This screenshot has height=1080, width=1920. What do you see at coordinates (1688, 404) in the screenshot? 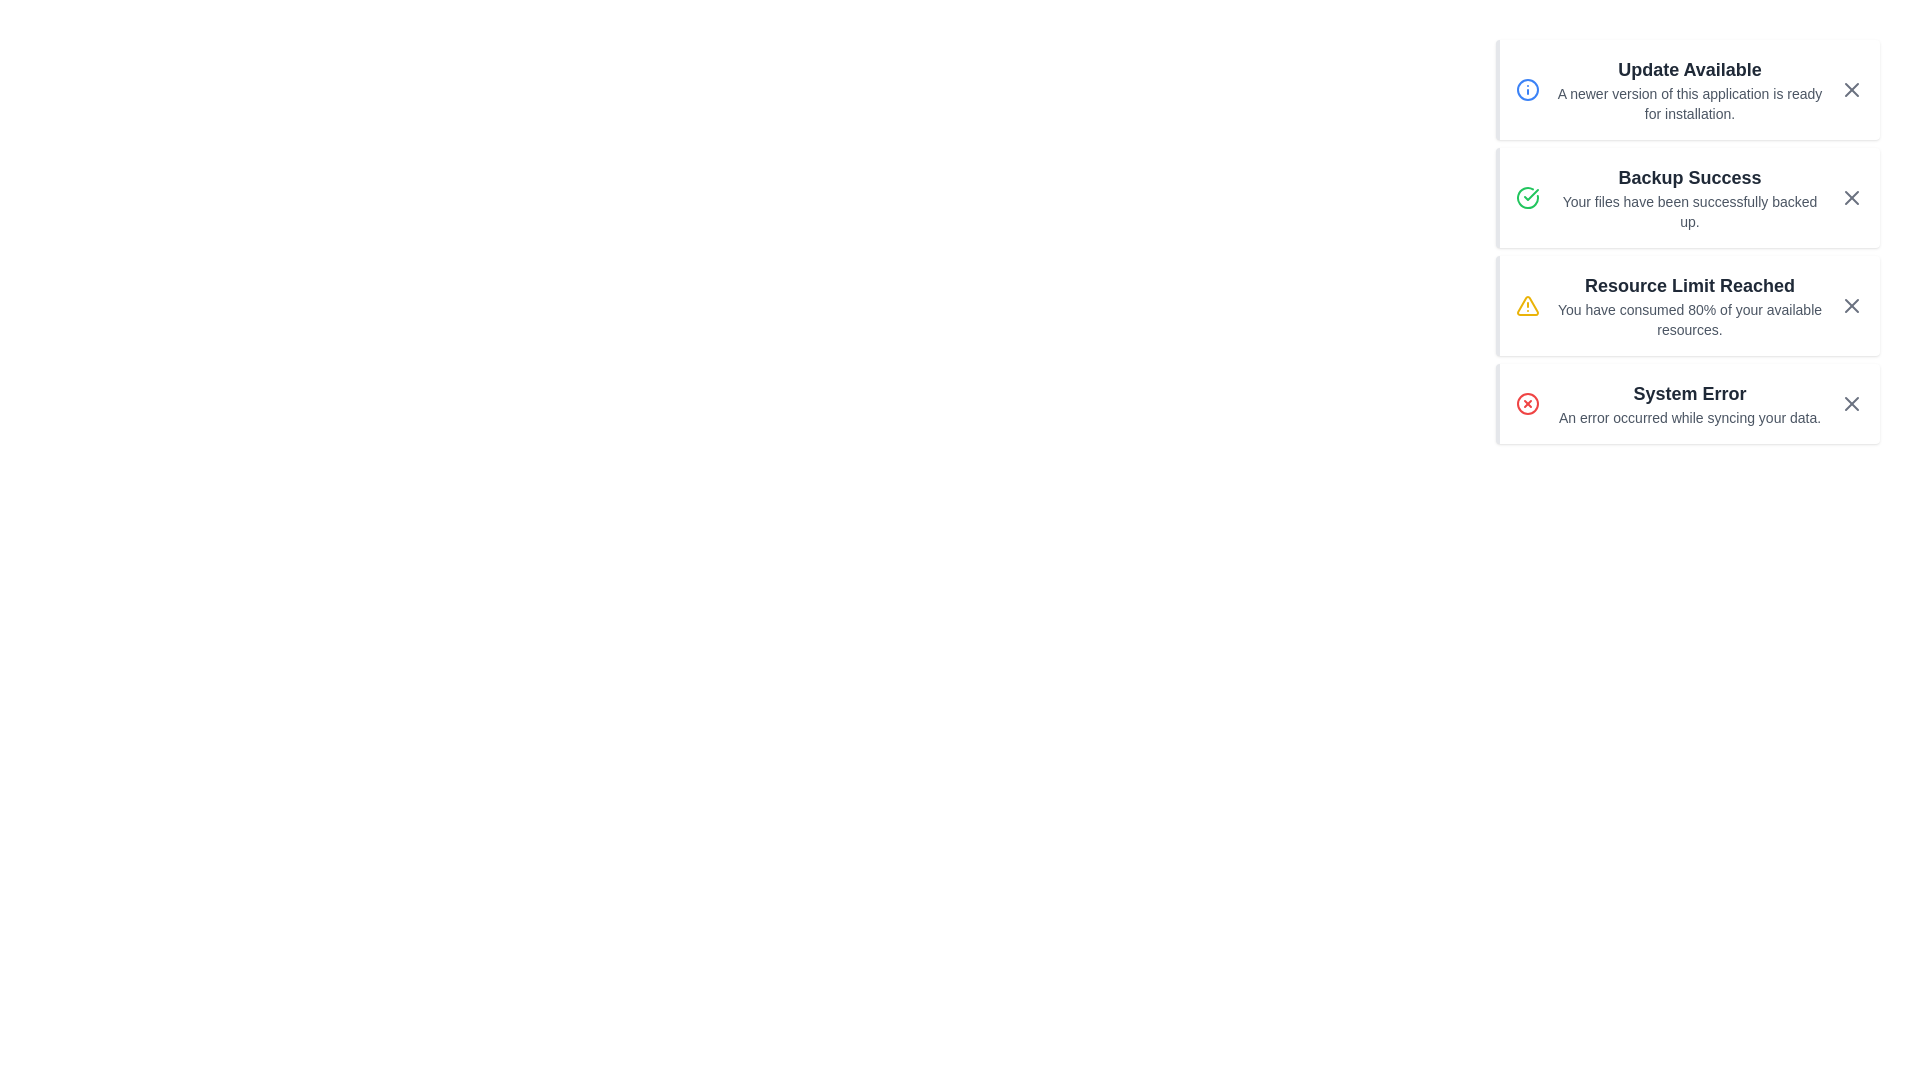
I see `the informational text within the notification card that displays 'System Error' followed by 'An error occurred while syncing your data.'` at bounding box center [1688, 404].